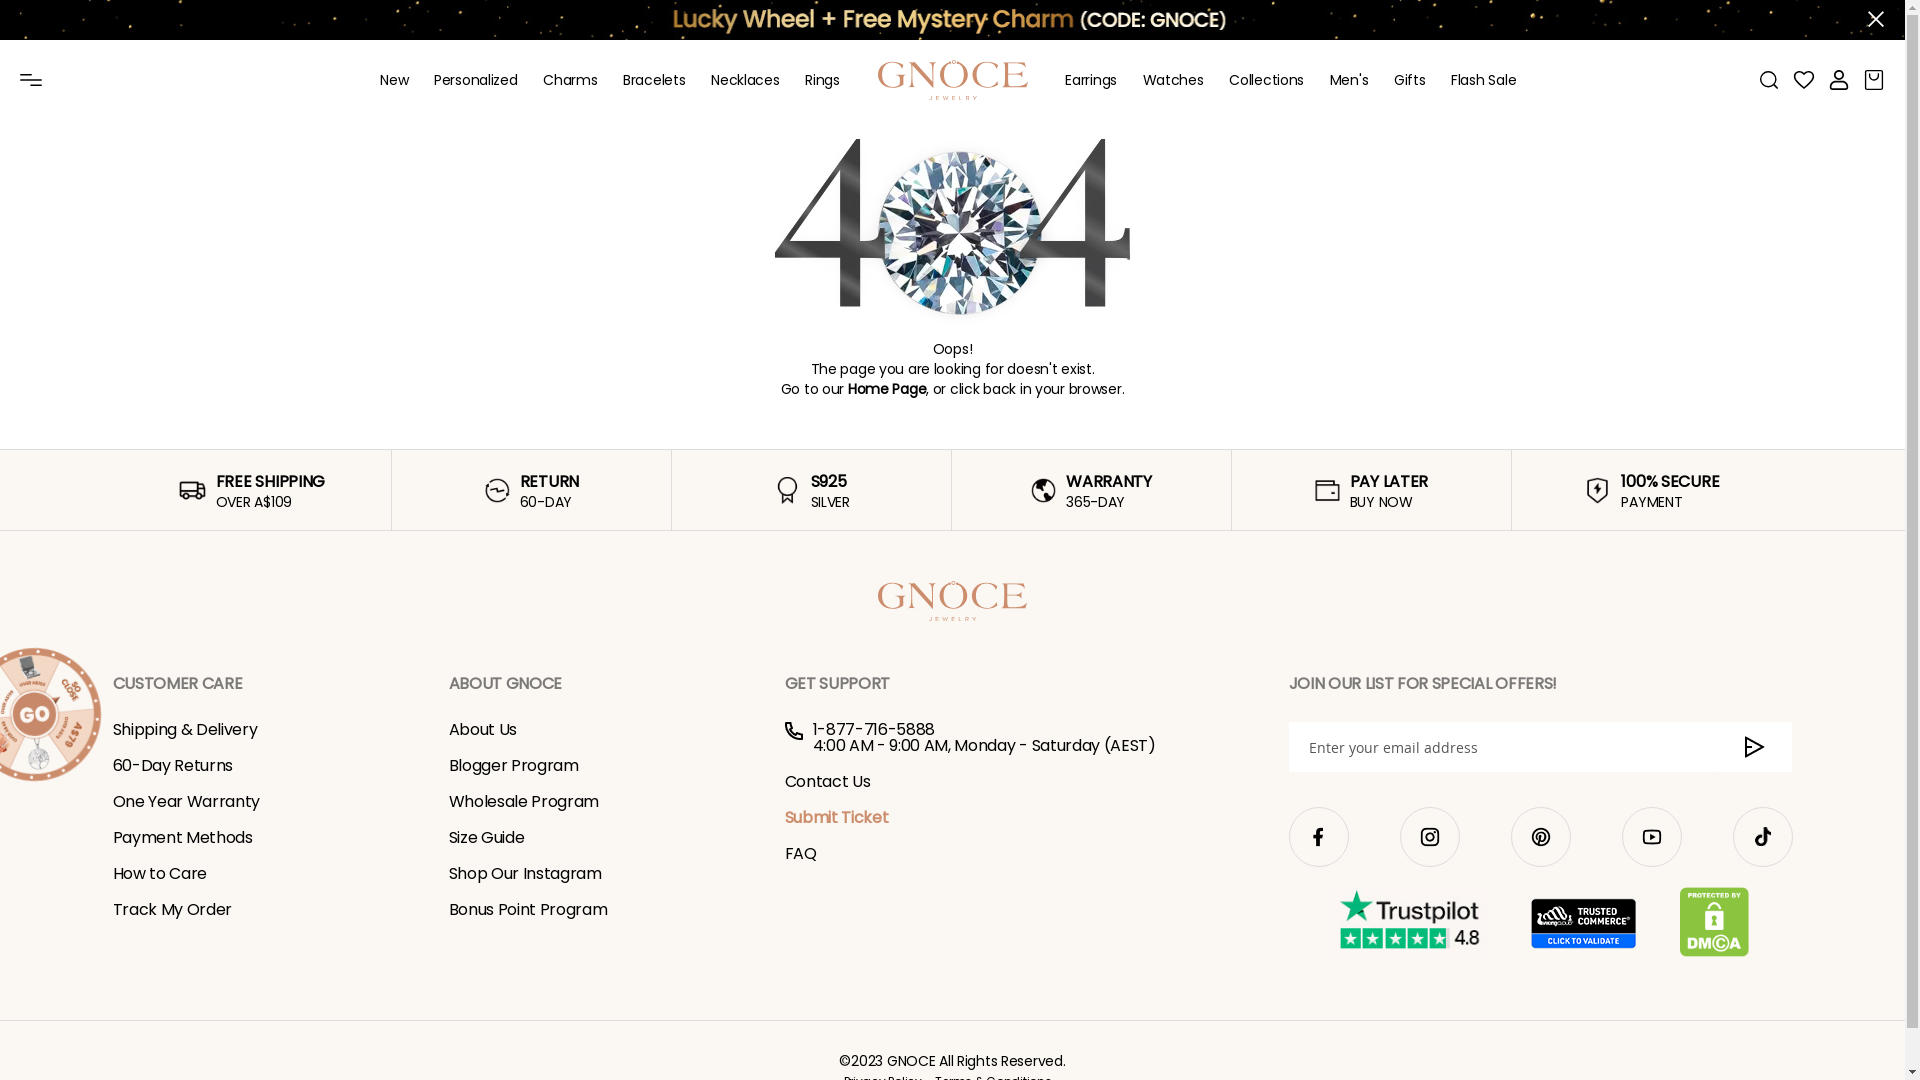 Image resolution: width=1920 pixels, height=1080 pixels. What do you see at coordinates (800, 853) in the screenshot?
I see `'FAQ'` at bounding box center [800, 853].